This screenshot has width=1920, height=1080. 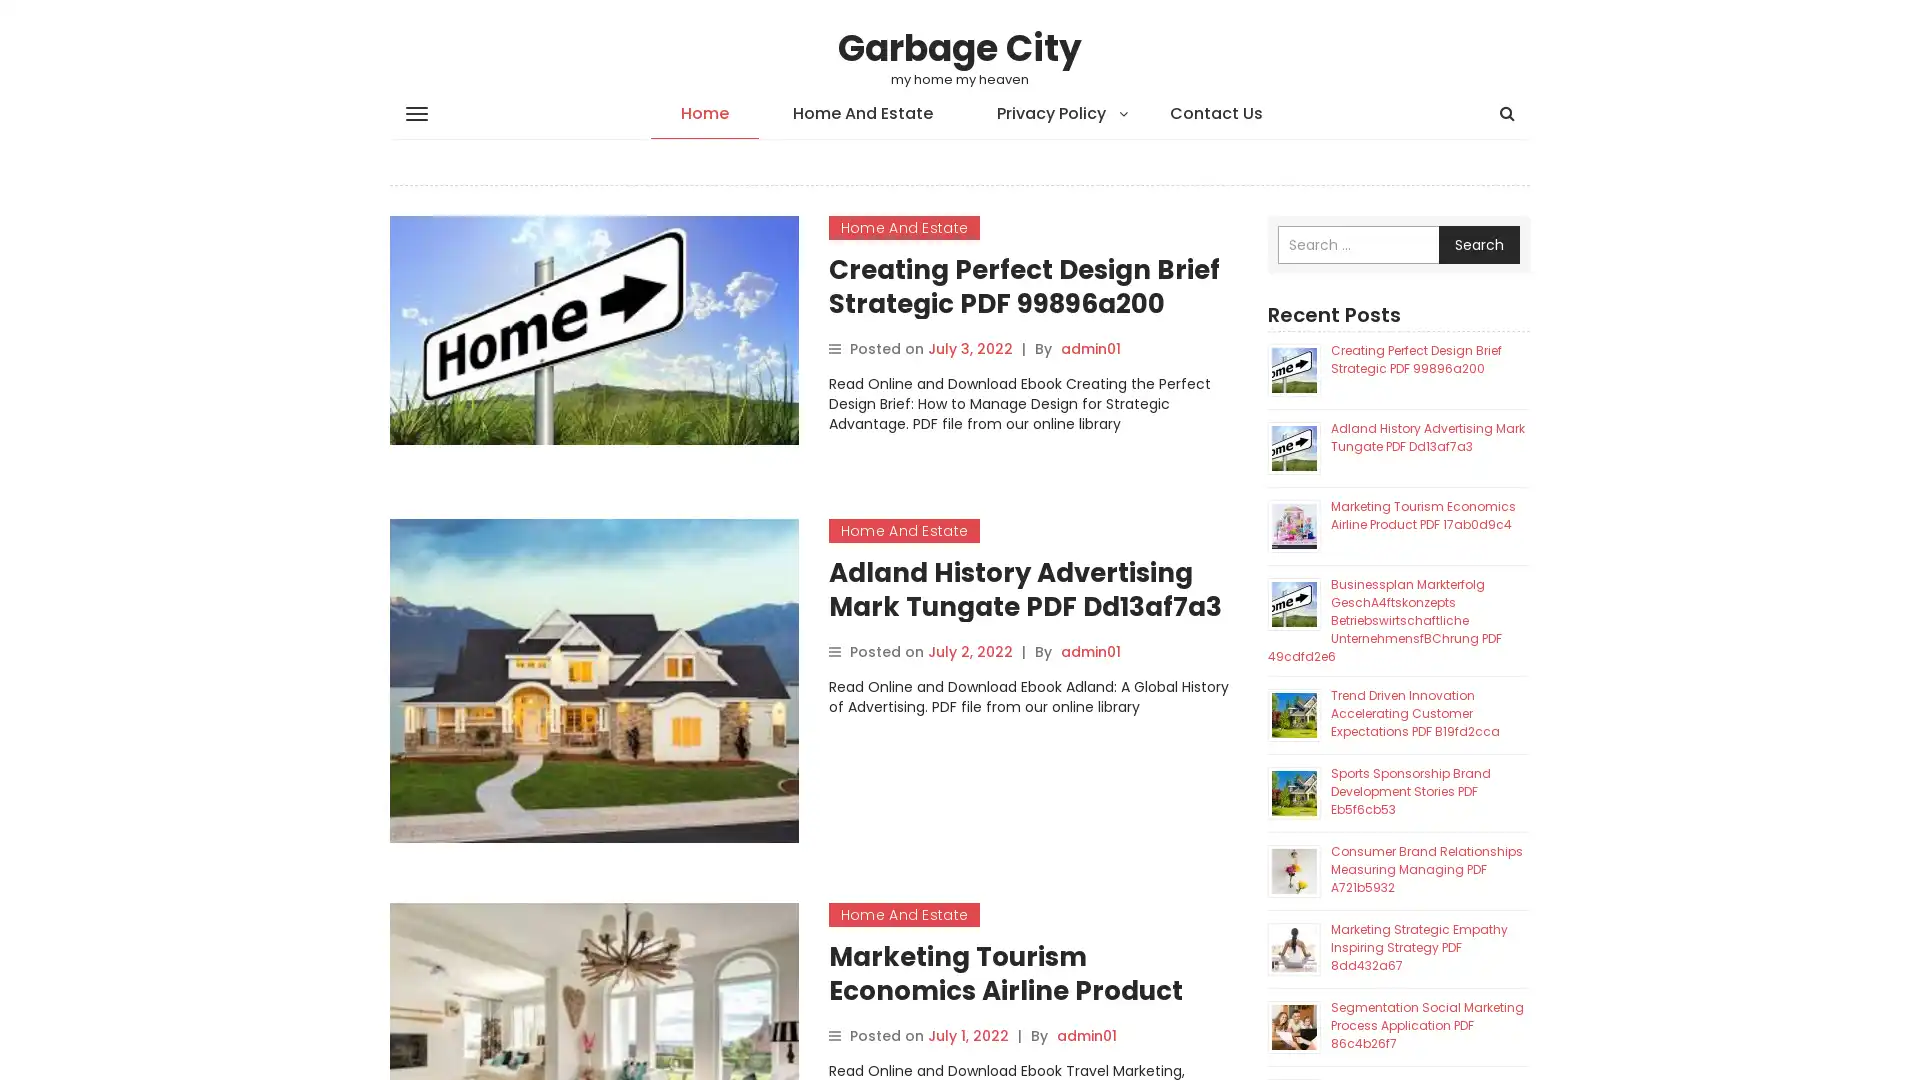 What do you see at coordinates (1479, 244) in the screenshot?
I see `Search` at bounding box center [1479, 244].